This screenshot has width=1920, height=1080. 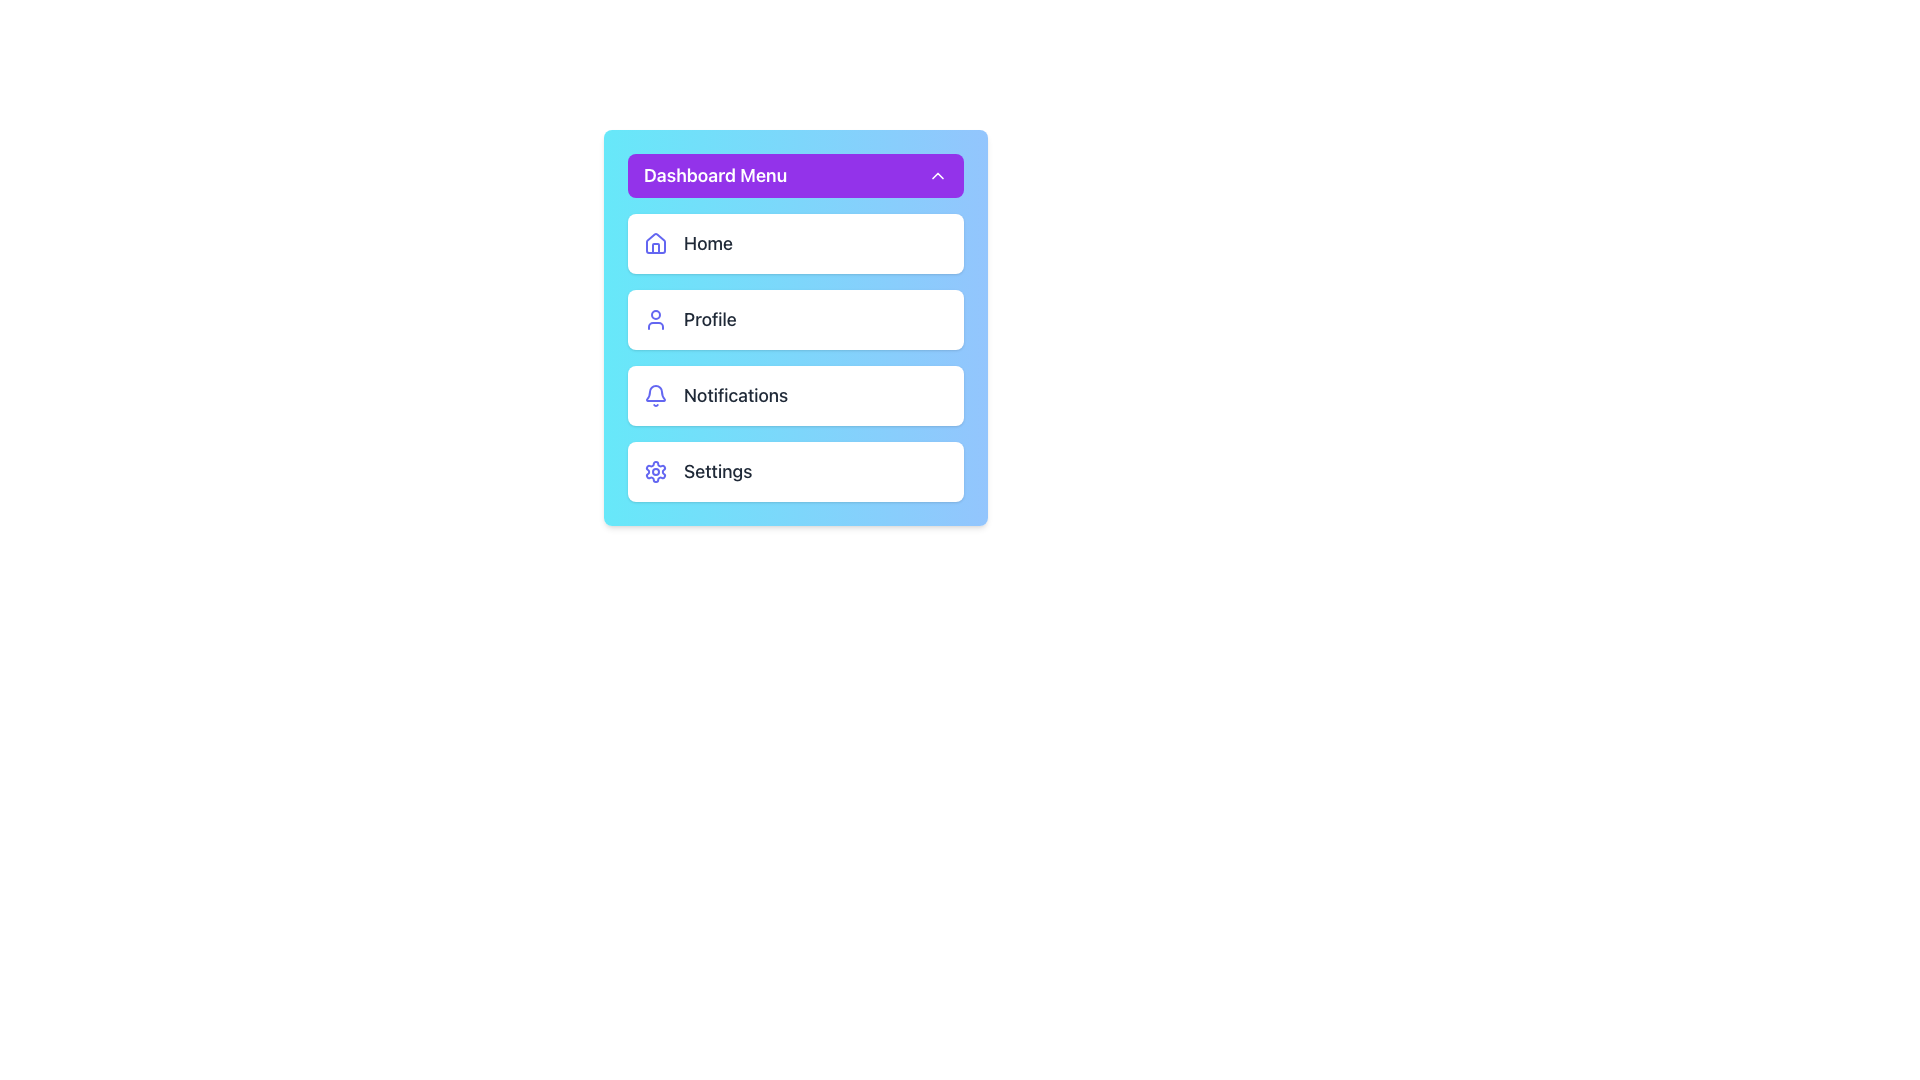 What do you see at coordinates (795, 175) in the screenshot?
I see `the rectangular, purple 'Dashboard Menu' button with rounded corners` at bounding box center [795, 175].